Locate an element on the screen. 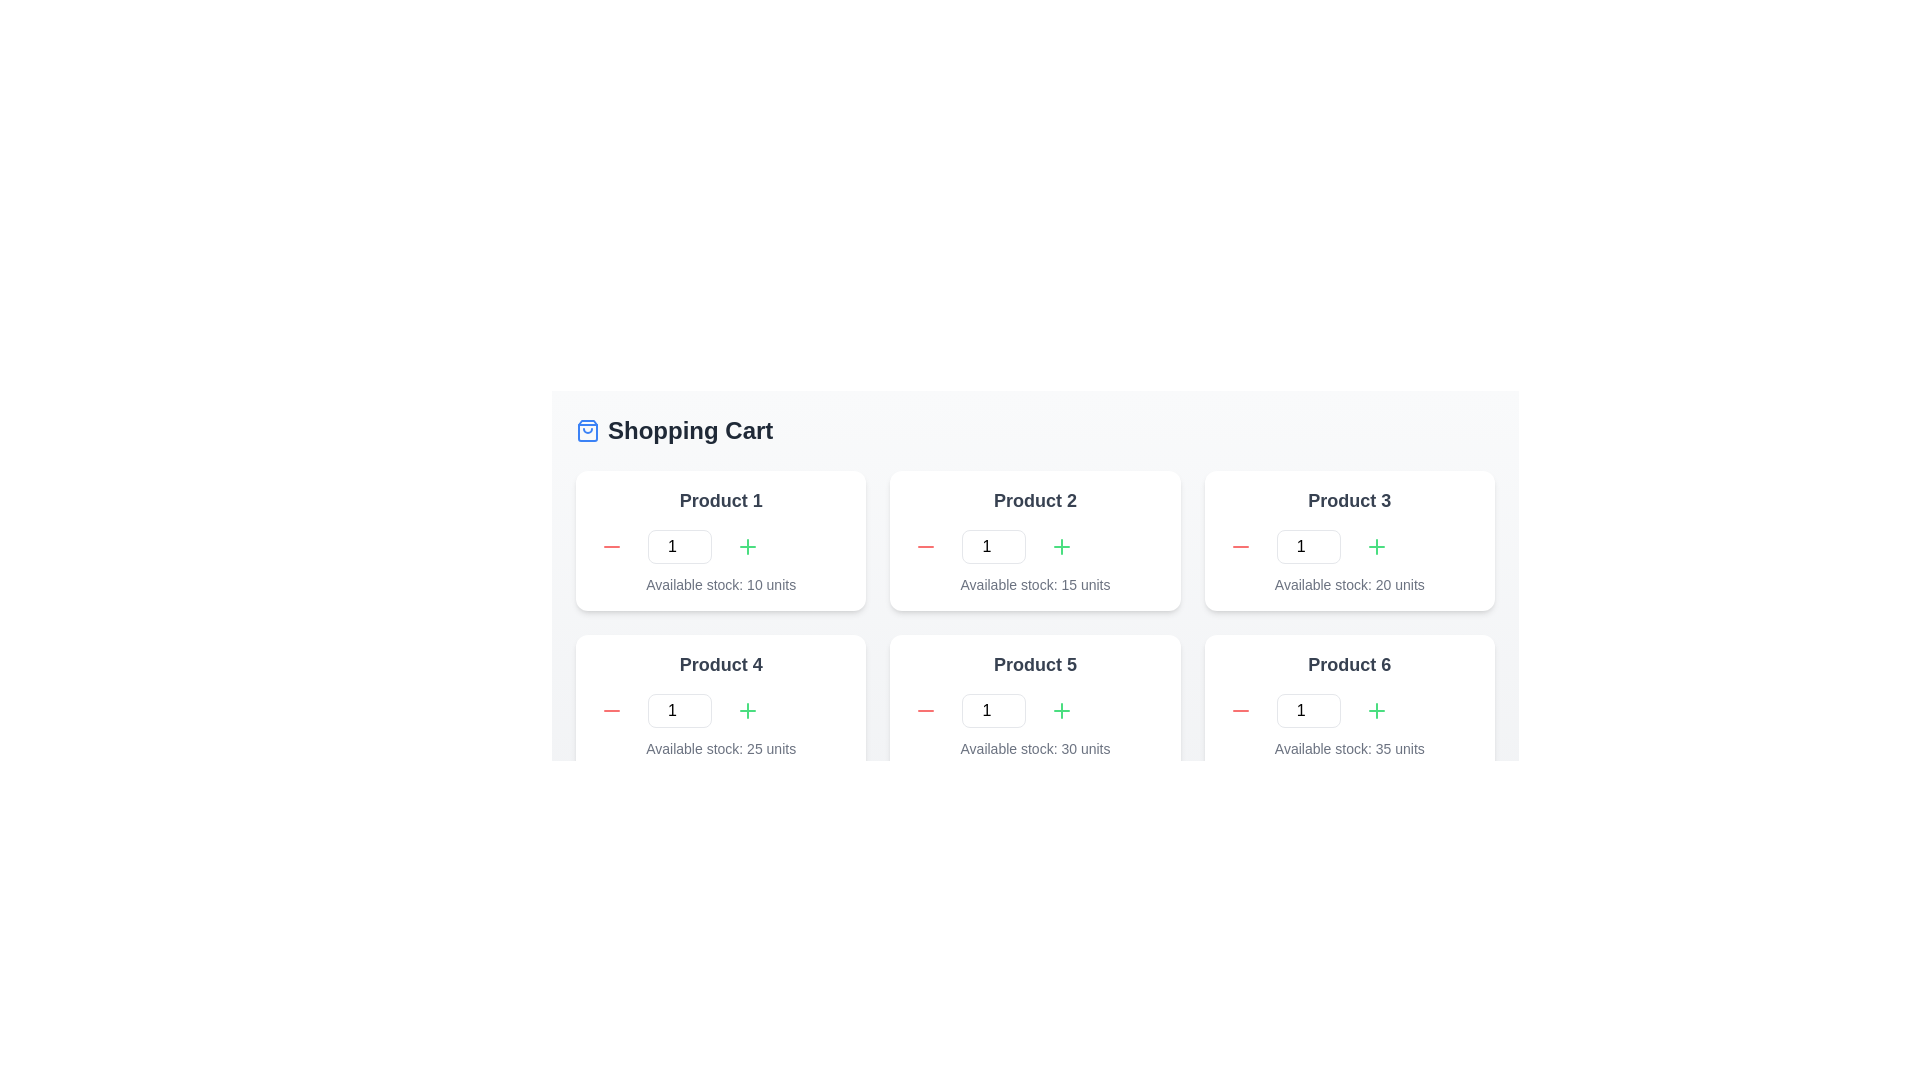  the text label displaying 'Product 2', which is styled with a bold font and dark gray color, located in the upper section of the second product card in the shopping cart interface is located at coordinates (1035, 500).